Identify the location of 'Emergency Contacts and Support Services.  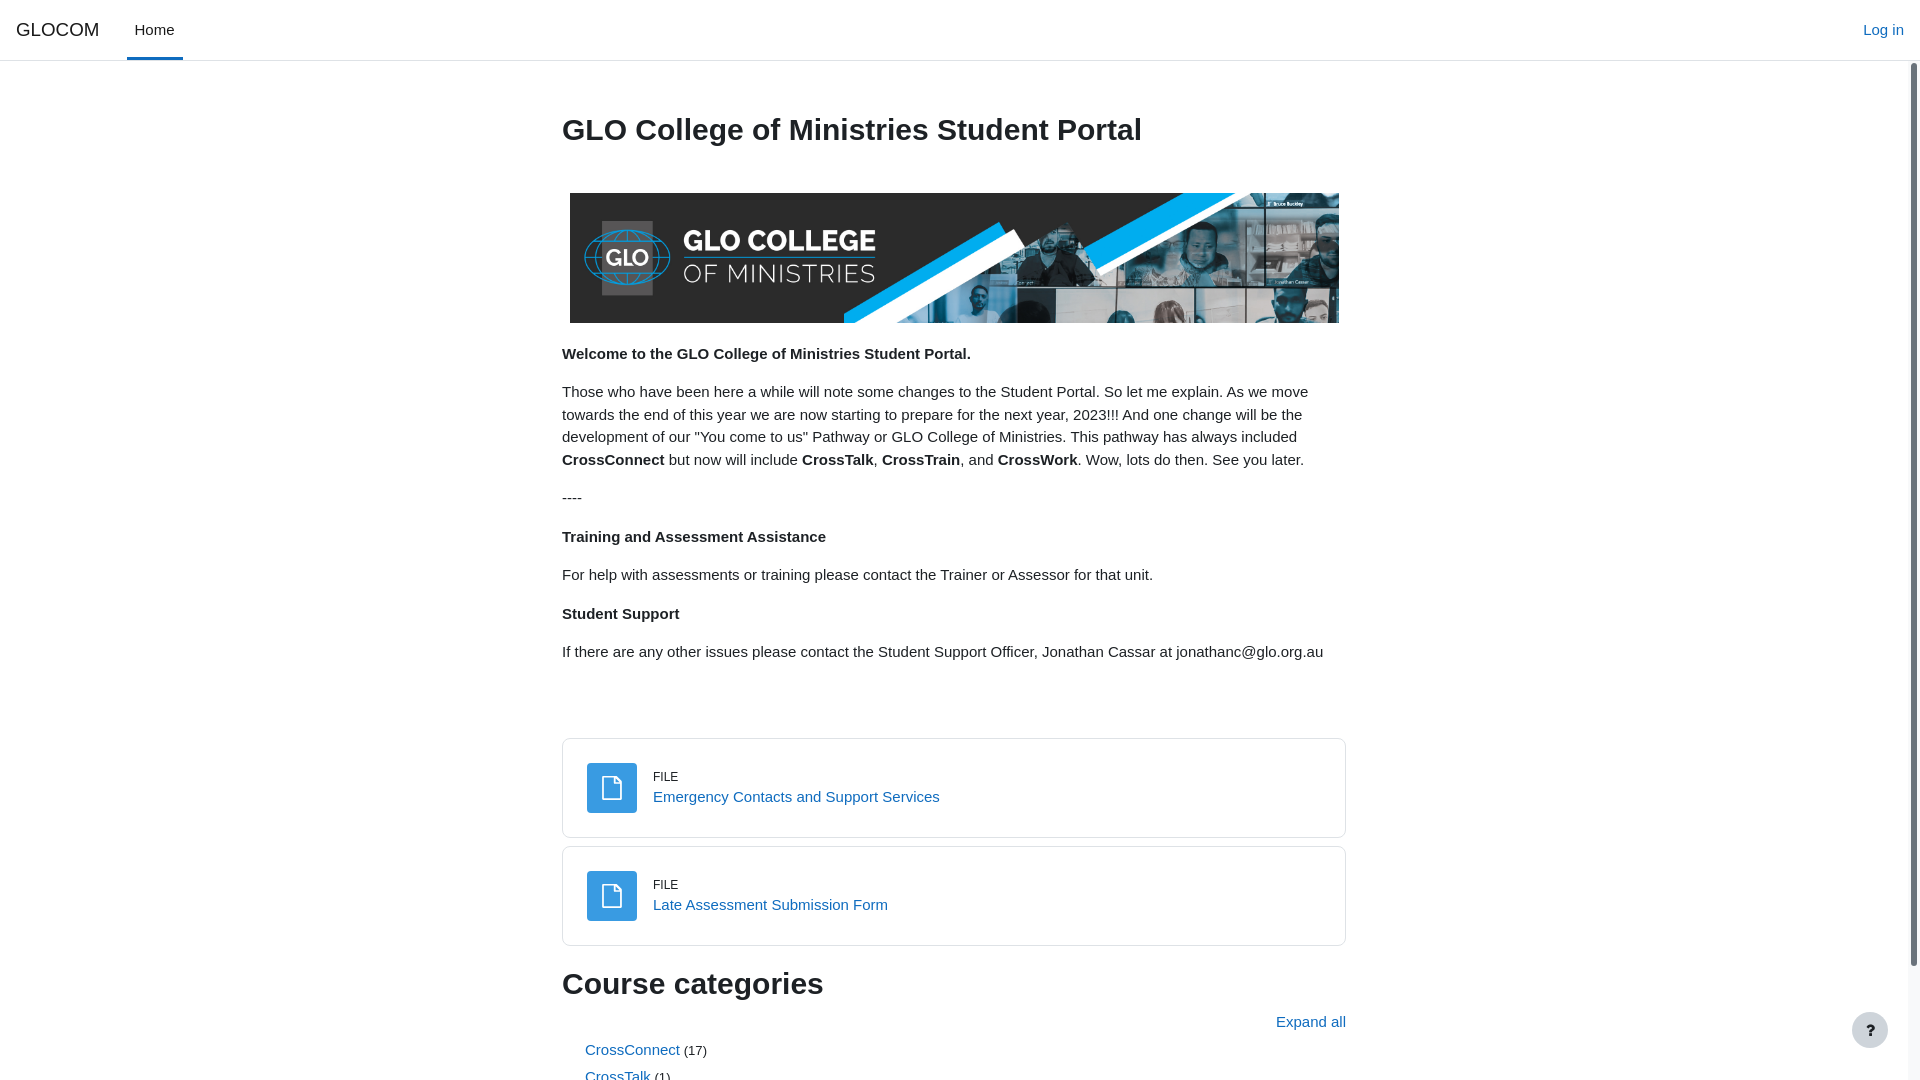
(795, 795).